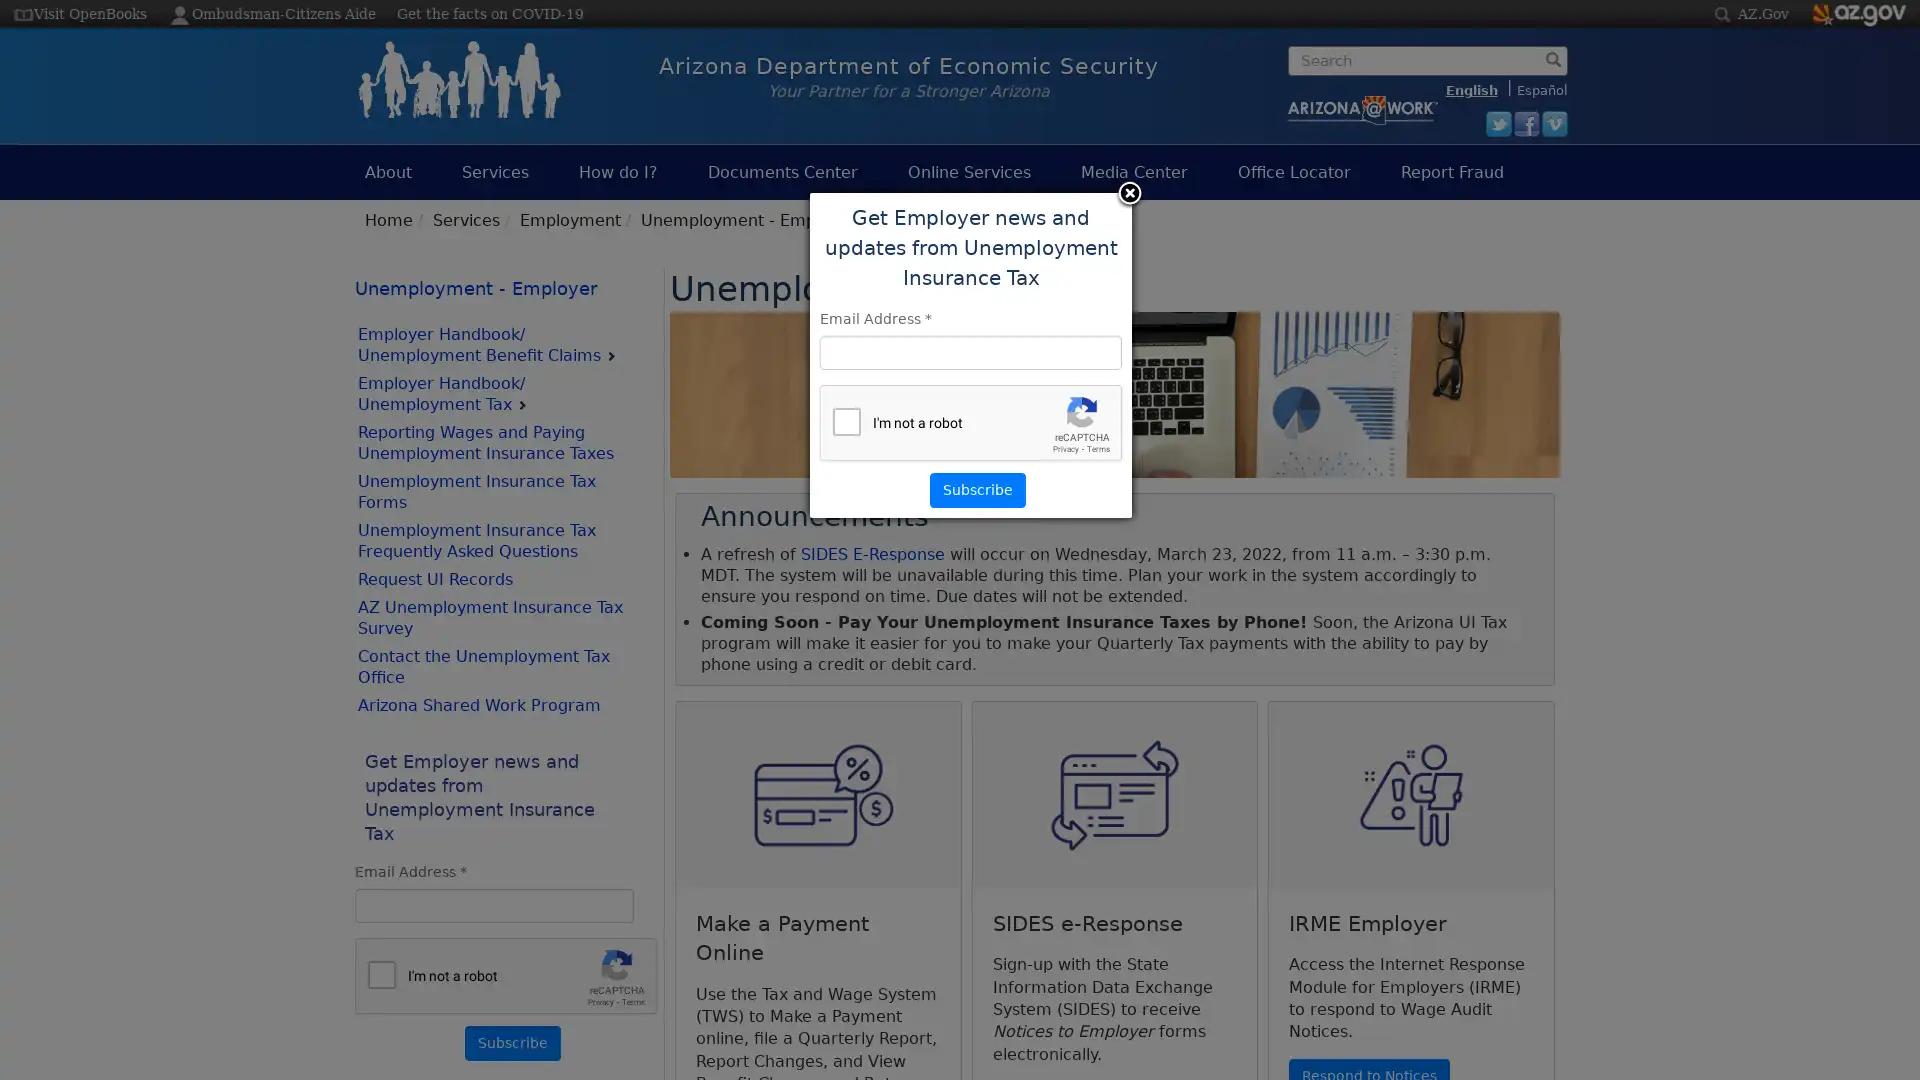 The image size is (1920, 1080). What do you see at coordinates (978, 489) in the screenshot?
I see `Subscribe` at bounding box center [978, 489].